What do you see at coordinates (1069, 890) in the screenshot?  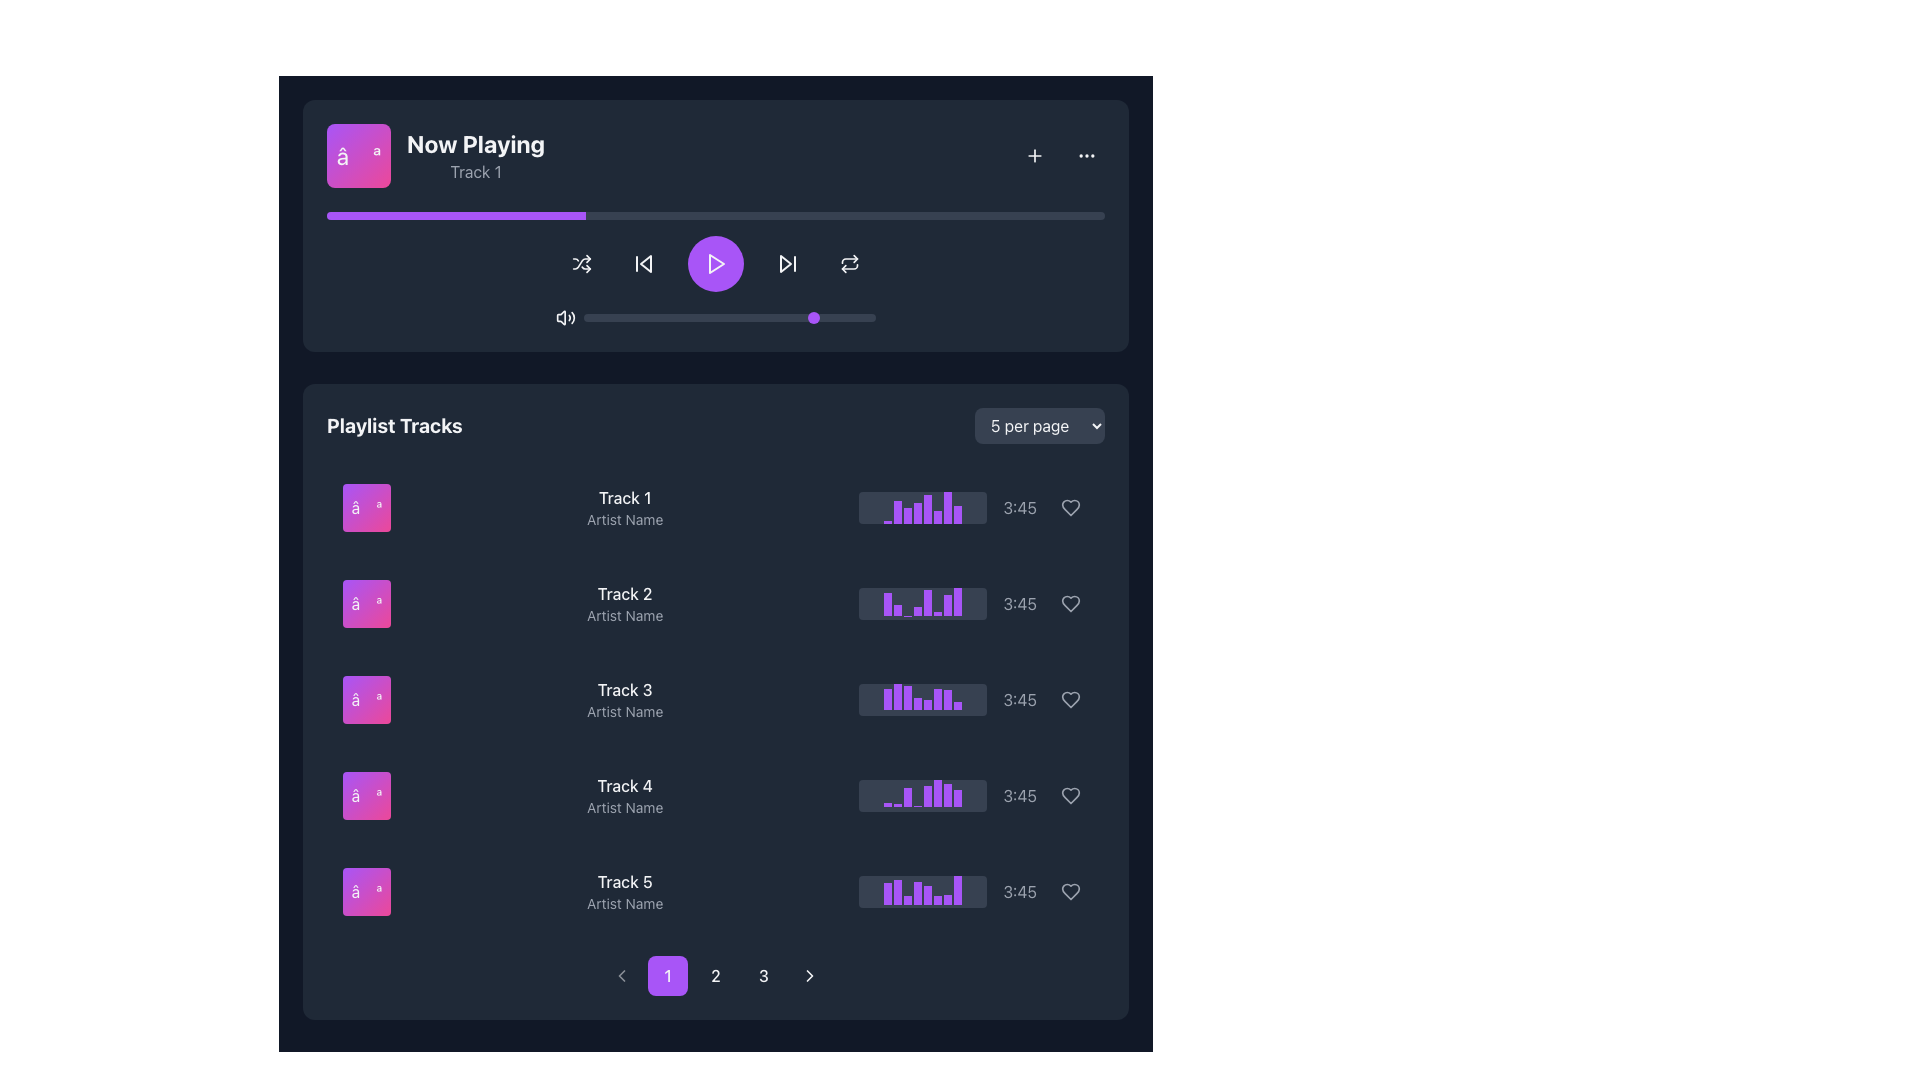 I see `the heart-shaped button icon located in the 'Tracks' section at the far right of the row corresponding to 'Track 5' to favorite this track` at bounding box center [1069, 890].